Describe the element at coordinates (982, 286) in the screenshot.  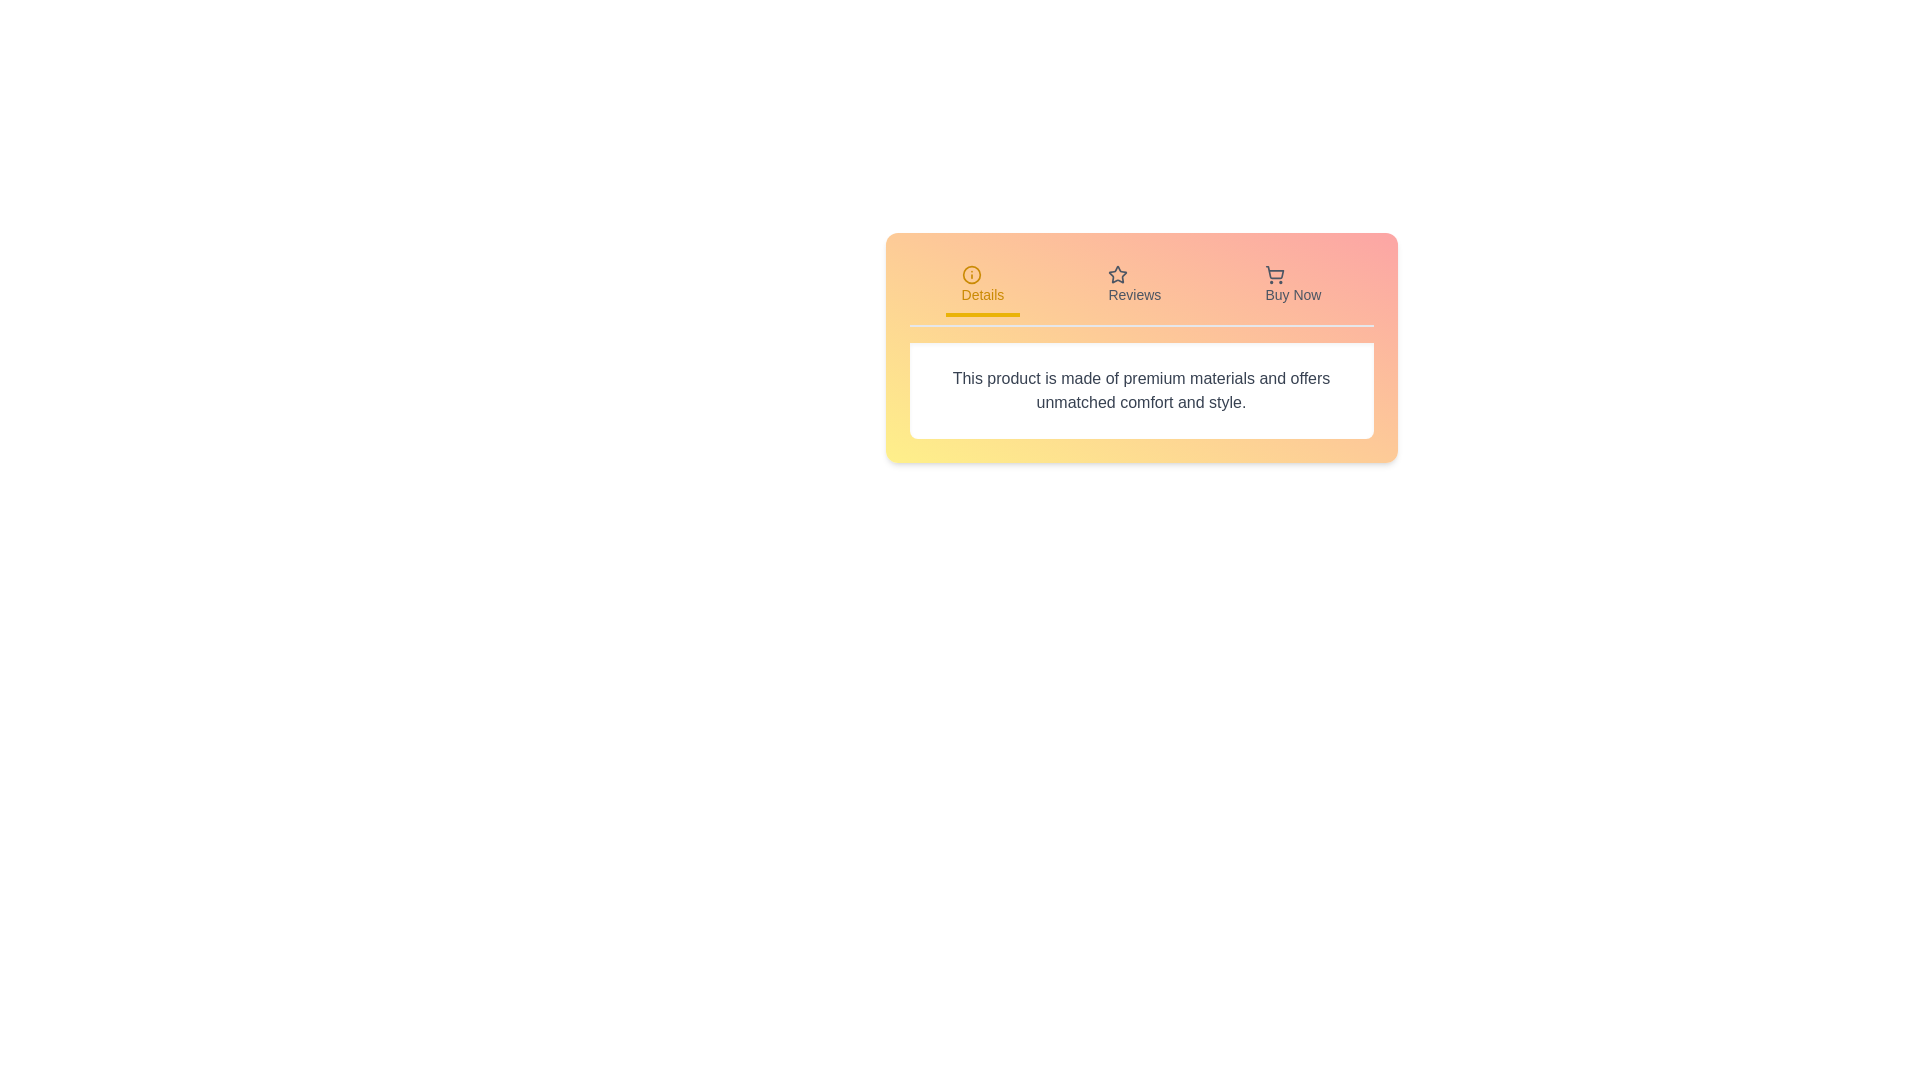
I see `the Details tab to observe its hover effect` at that location.